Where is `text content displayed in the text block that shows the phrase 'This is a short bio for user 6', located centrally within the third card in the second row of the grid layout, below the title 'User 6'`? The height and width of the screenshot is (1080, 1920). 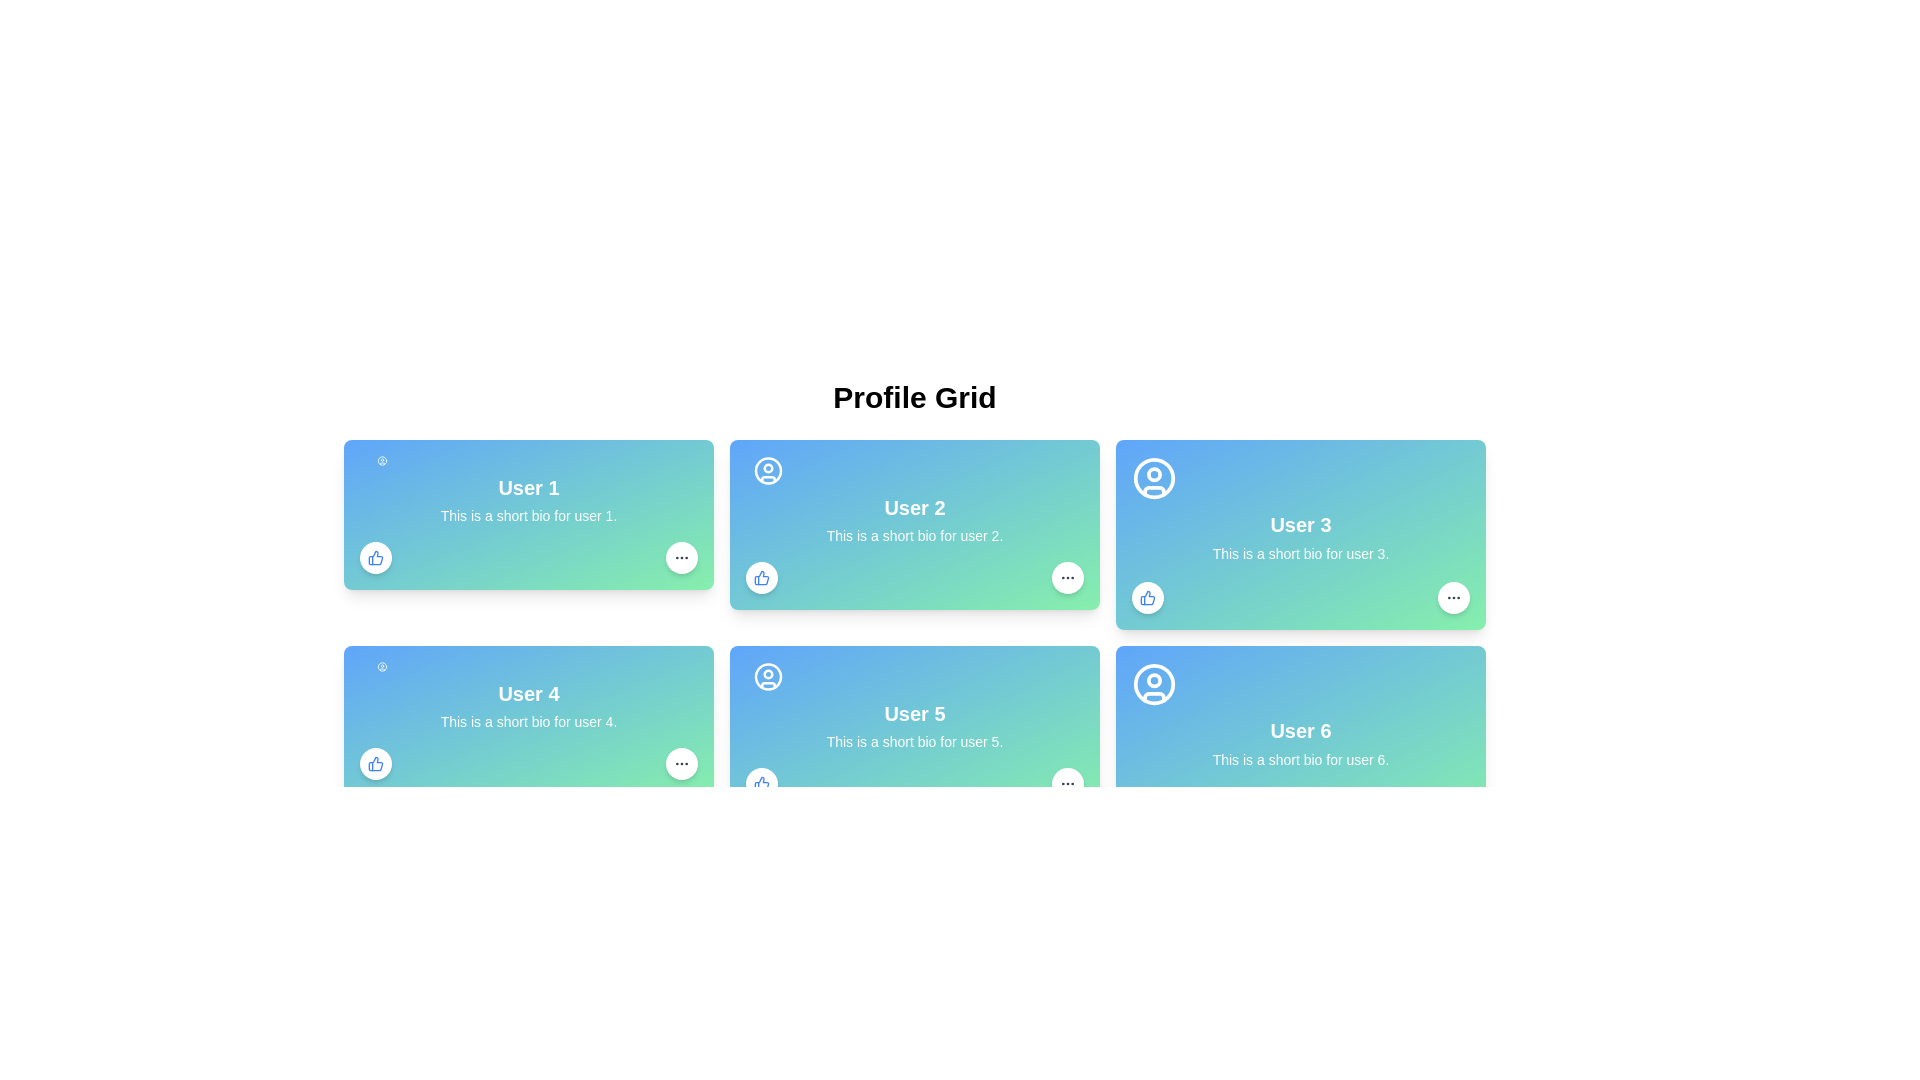 text content displayed in the text block that shows the phrase 'This is a short bio for user 6', located centrally within the third card in the second row of the grid layout, below the title 'User 6' is located at coordinates (1300, 759).